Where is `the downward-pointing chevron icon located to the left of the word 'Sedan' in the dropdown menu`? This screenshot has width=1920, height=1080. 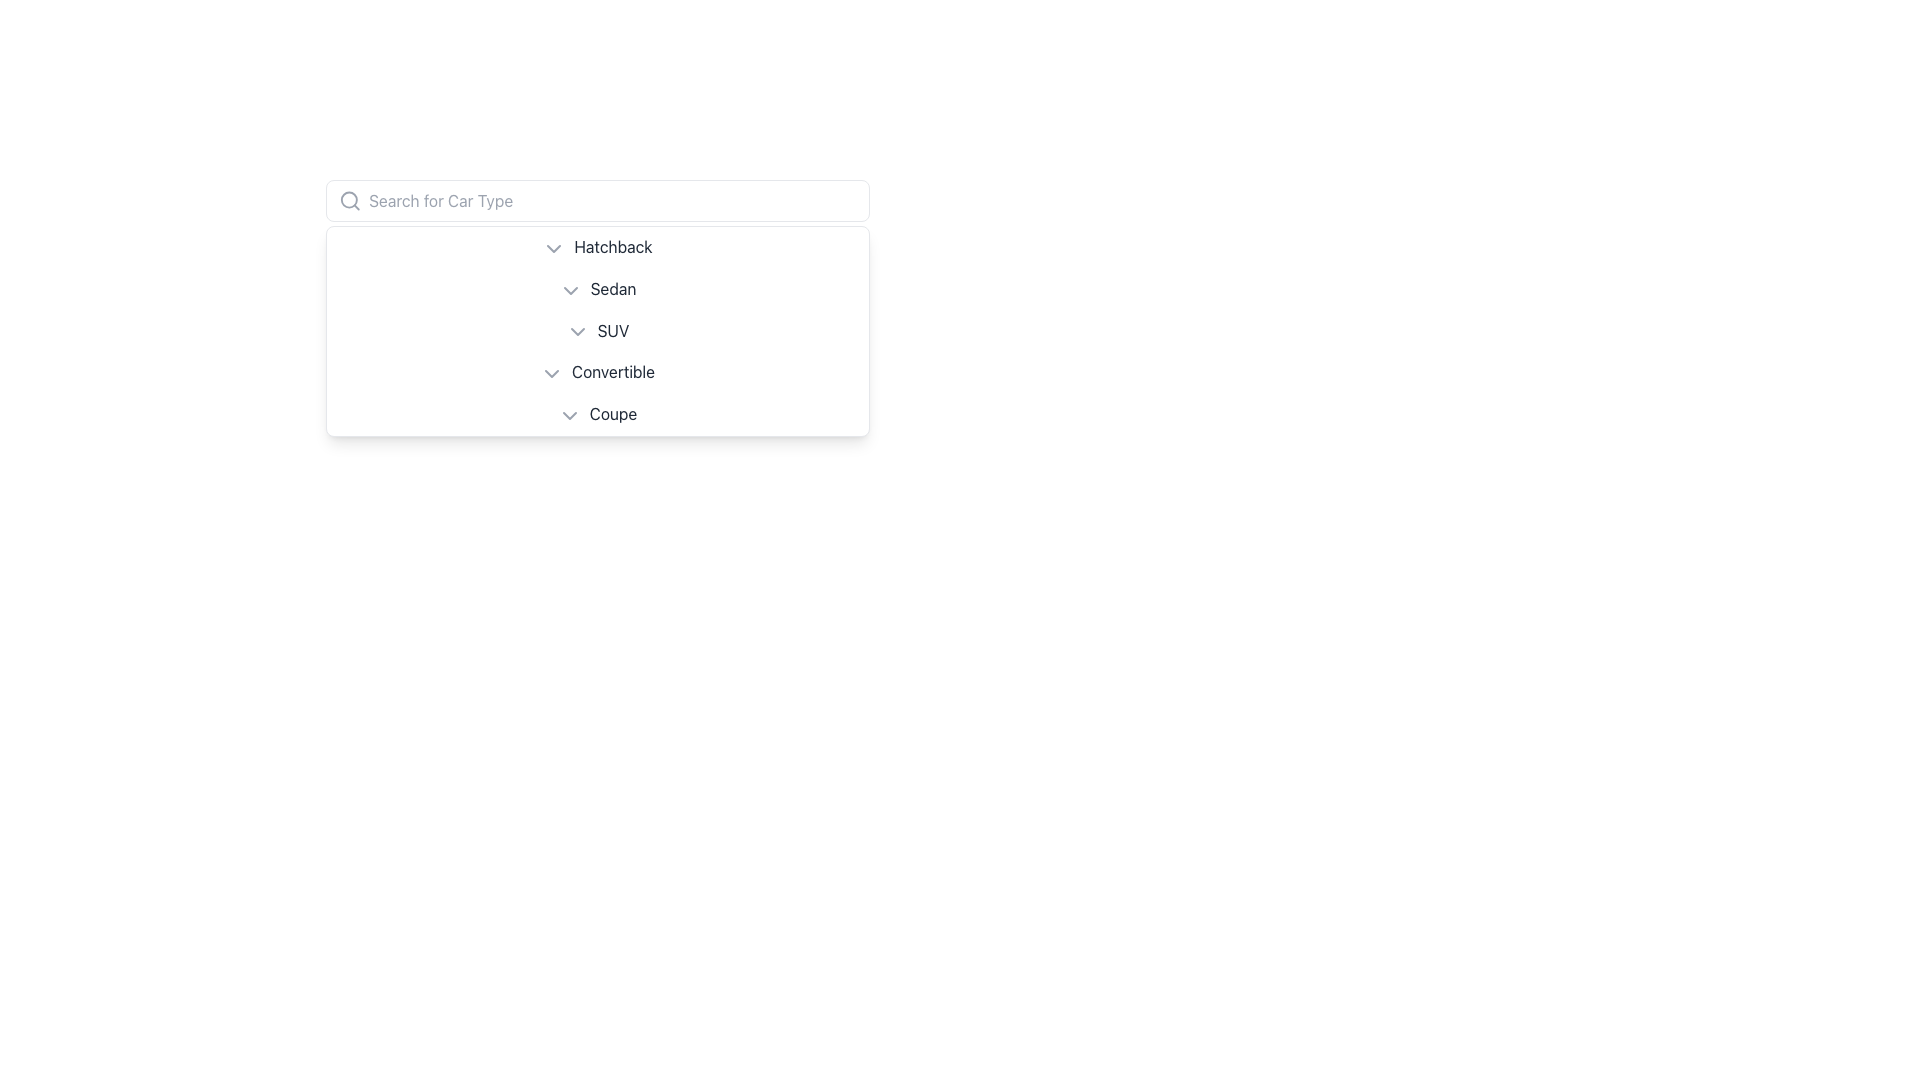
the downward-pointing chevron icon located to the left of the word 'Sedan' in the dropdown menu is located at coordinates (569, 290).